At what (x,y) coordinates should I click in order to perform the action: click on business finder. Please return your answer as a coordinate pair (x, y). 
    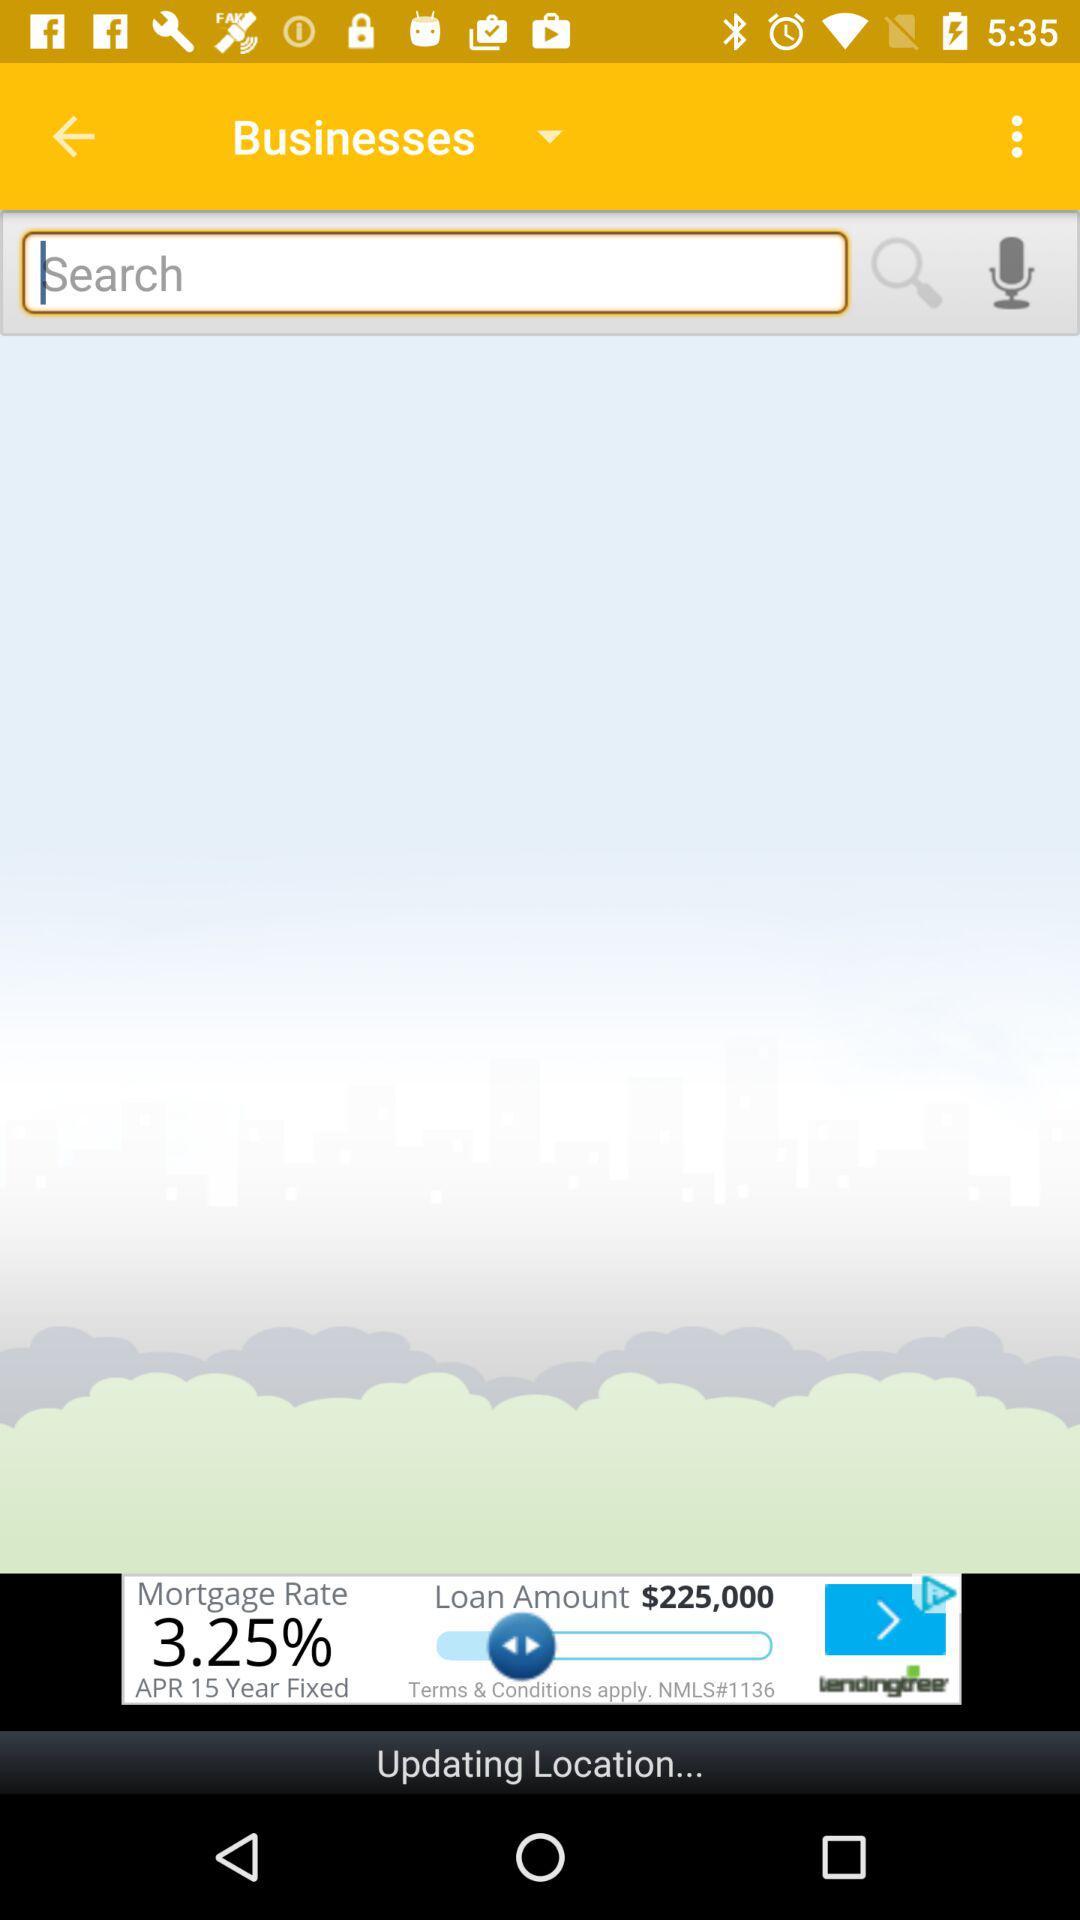
    Looking at the image, I should click on (434, 271).